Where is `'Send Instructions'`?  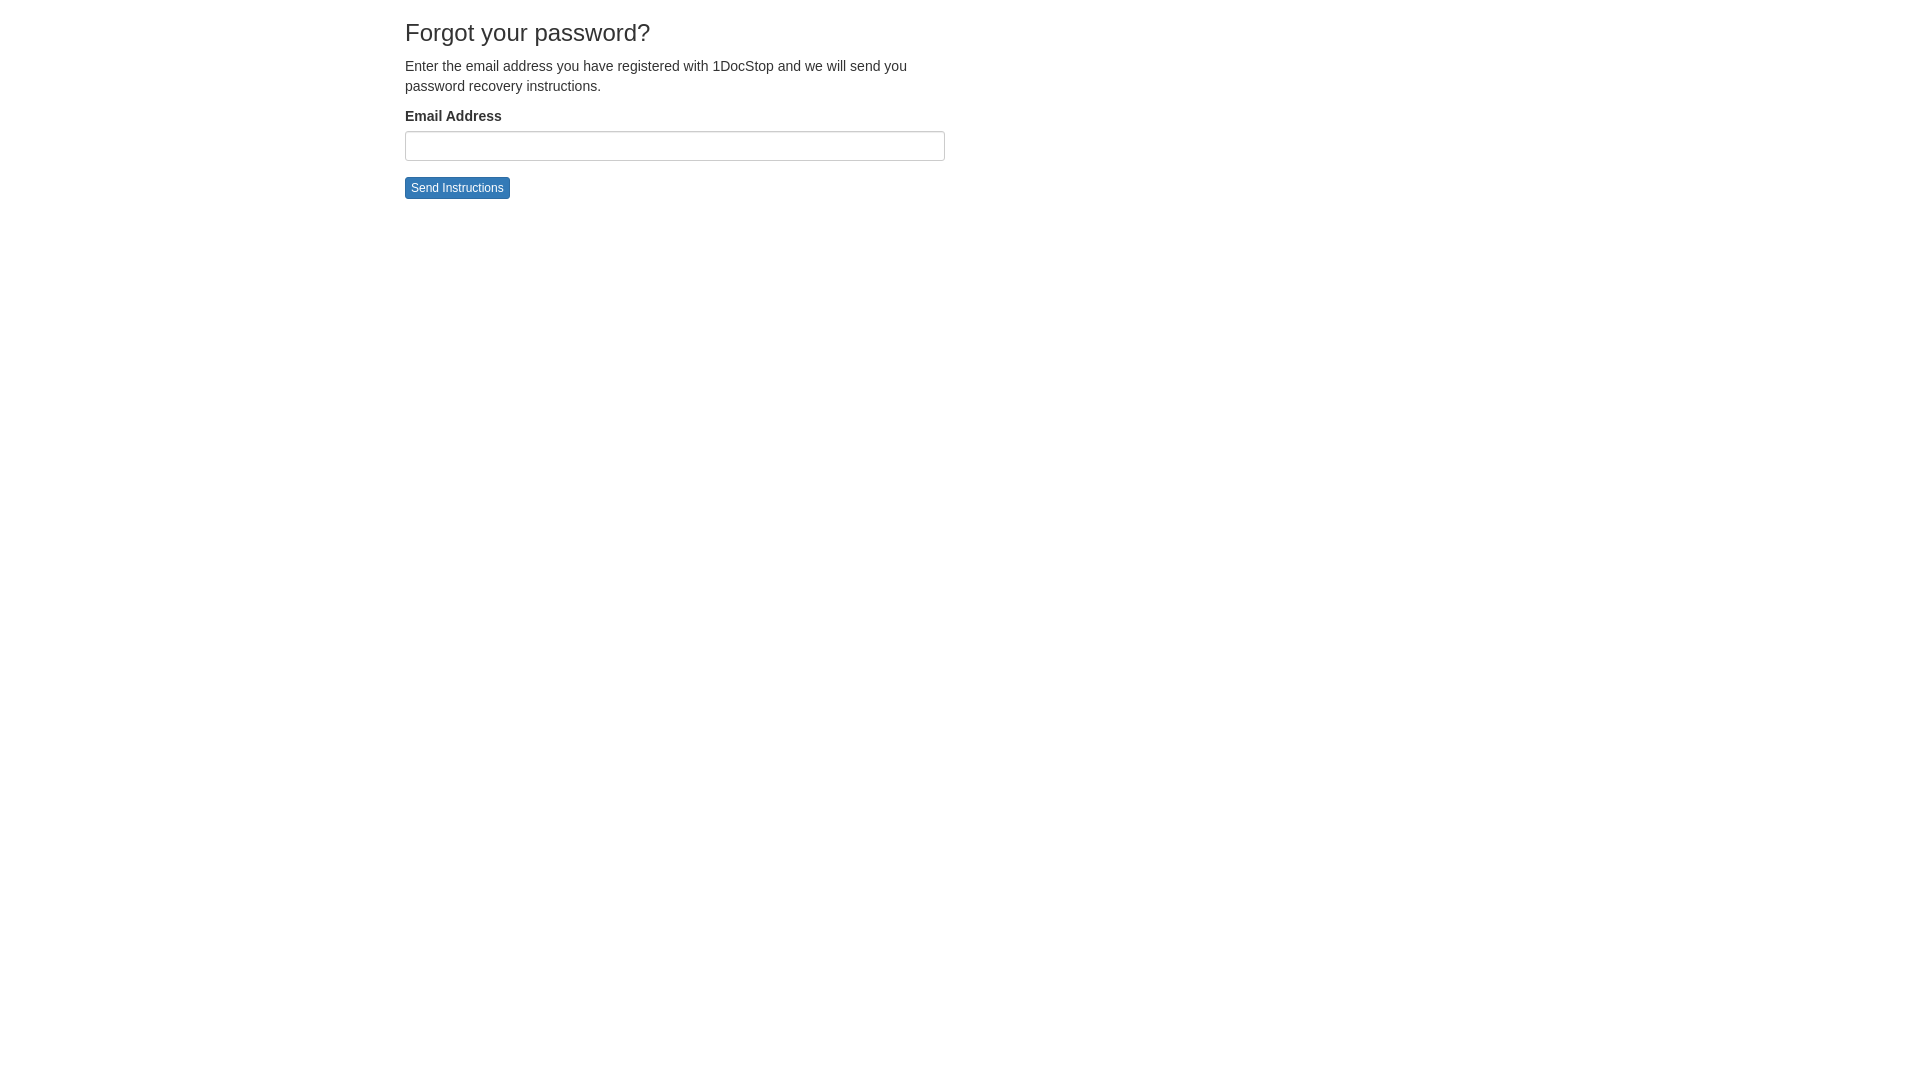
'Send Instructions' is located at coordinates (456, 188).